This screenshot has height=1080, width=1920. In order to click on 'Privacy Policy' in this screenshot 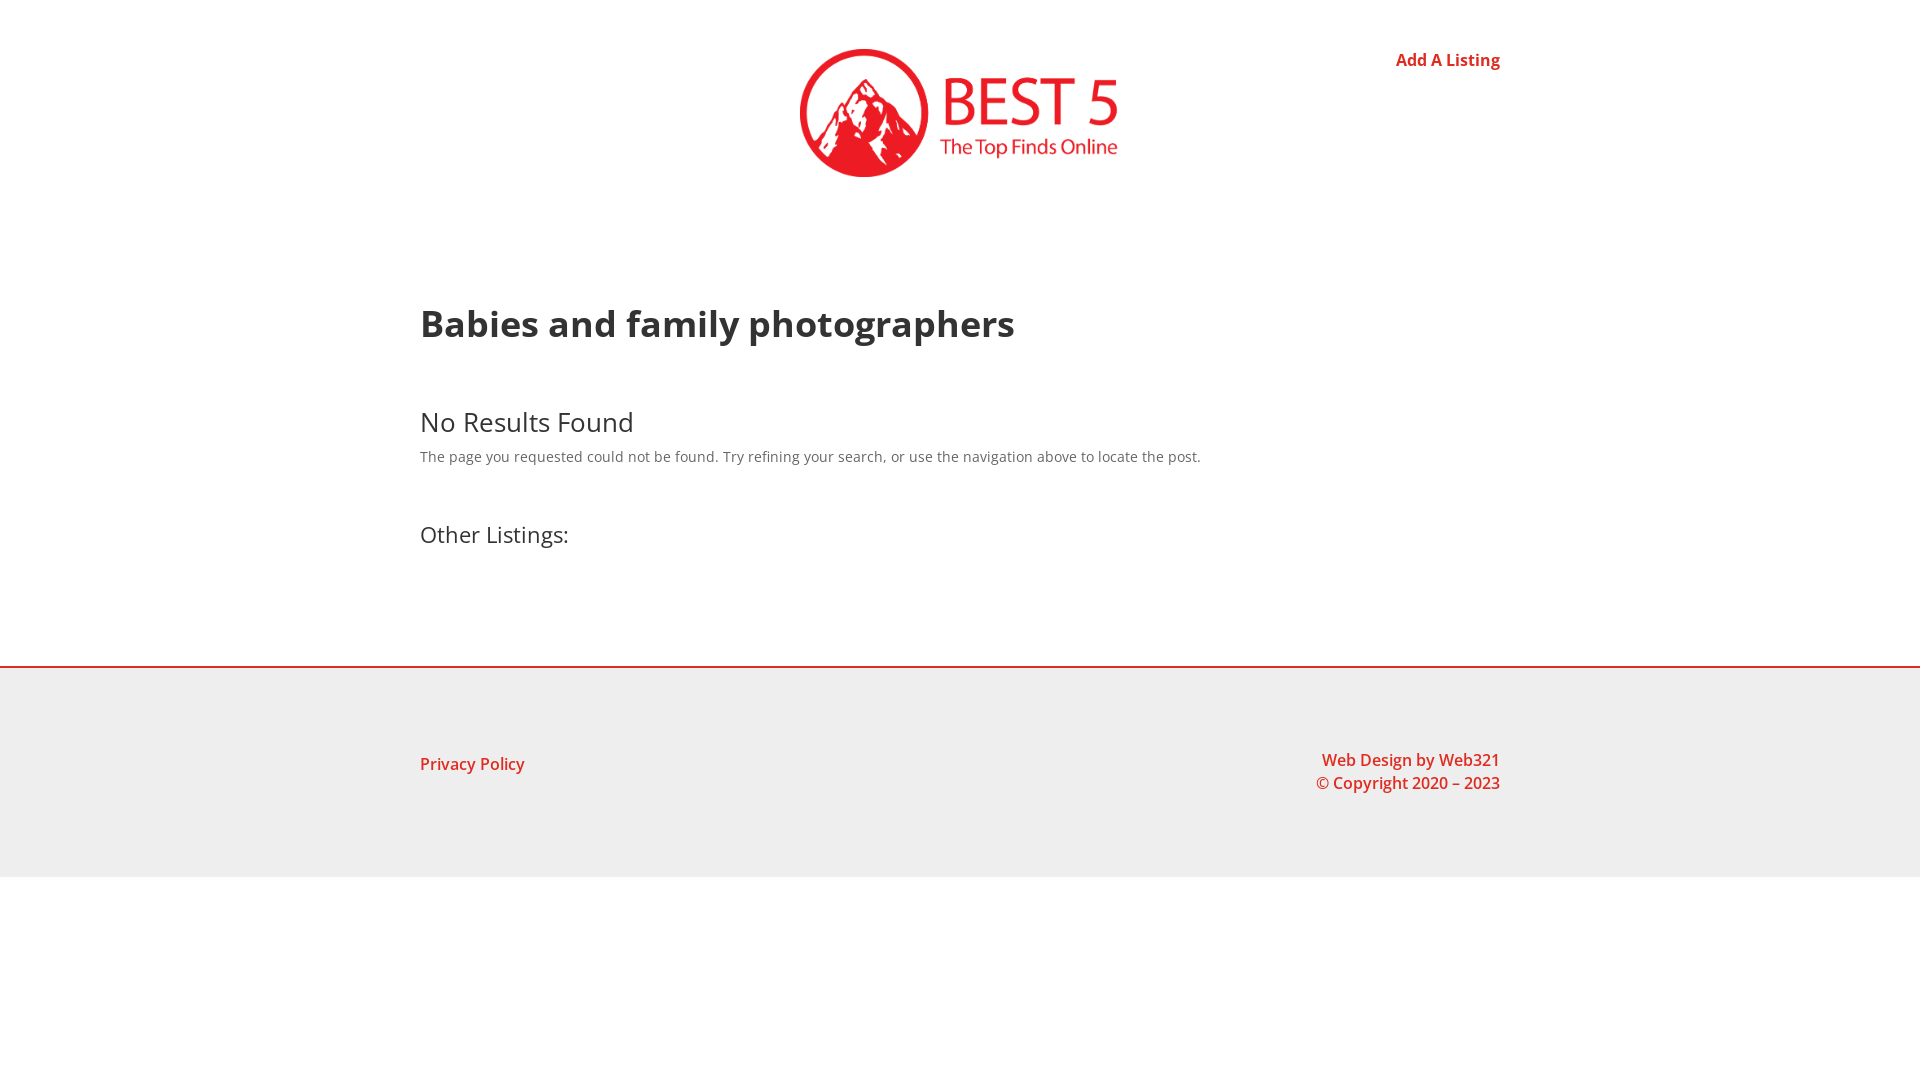, I will do `click(471, 766)`.